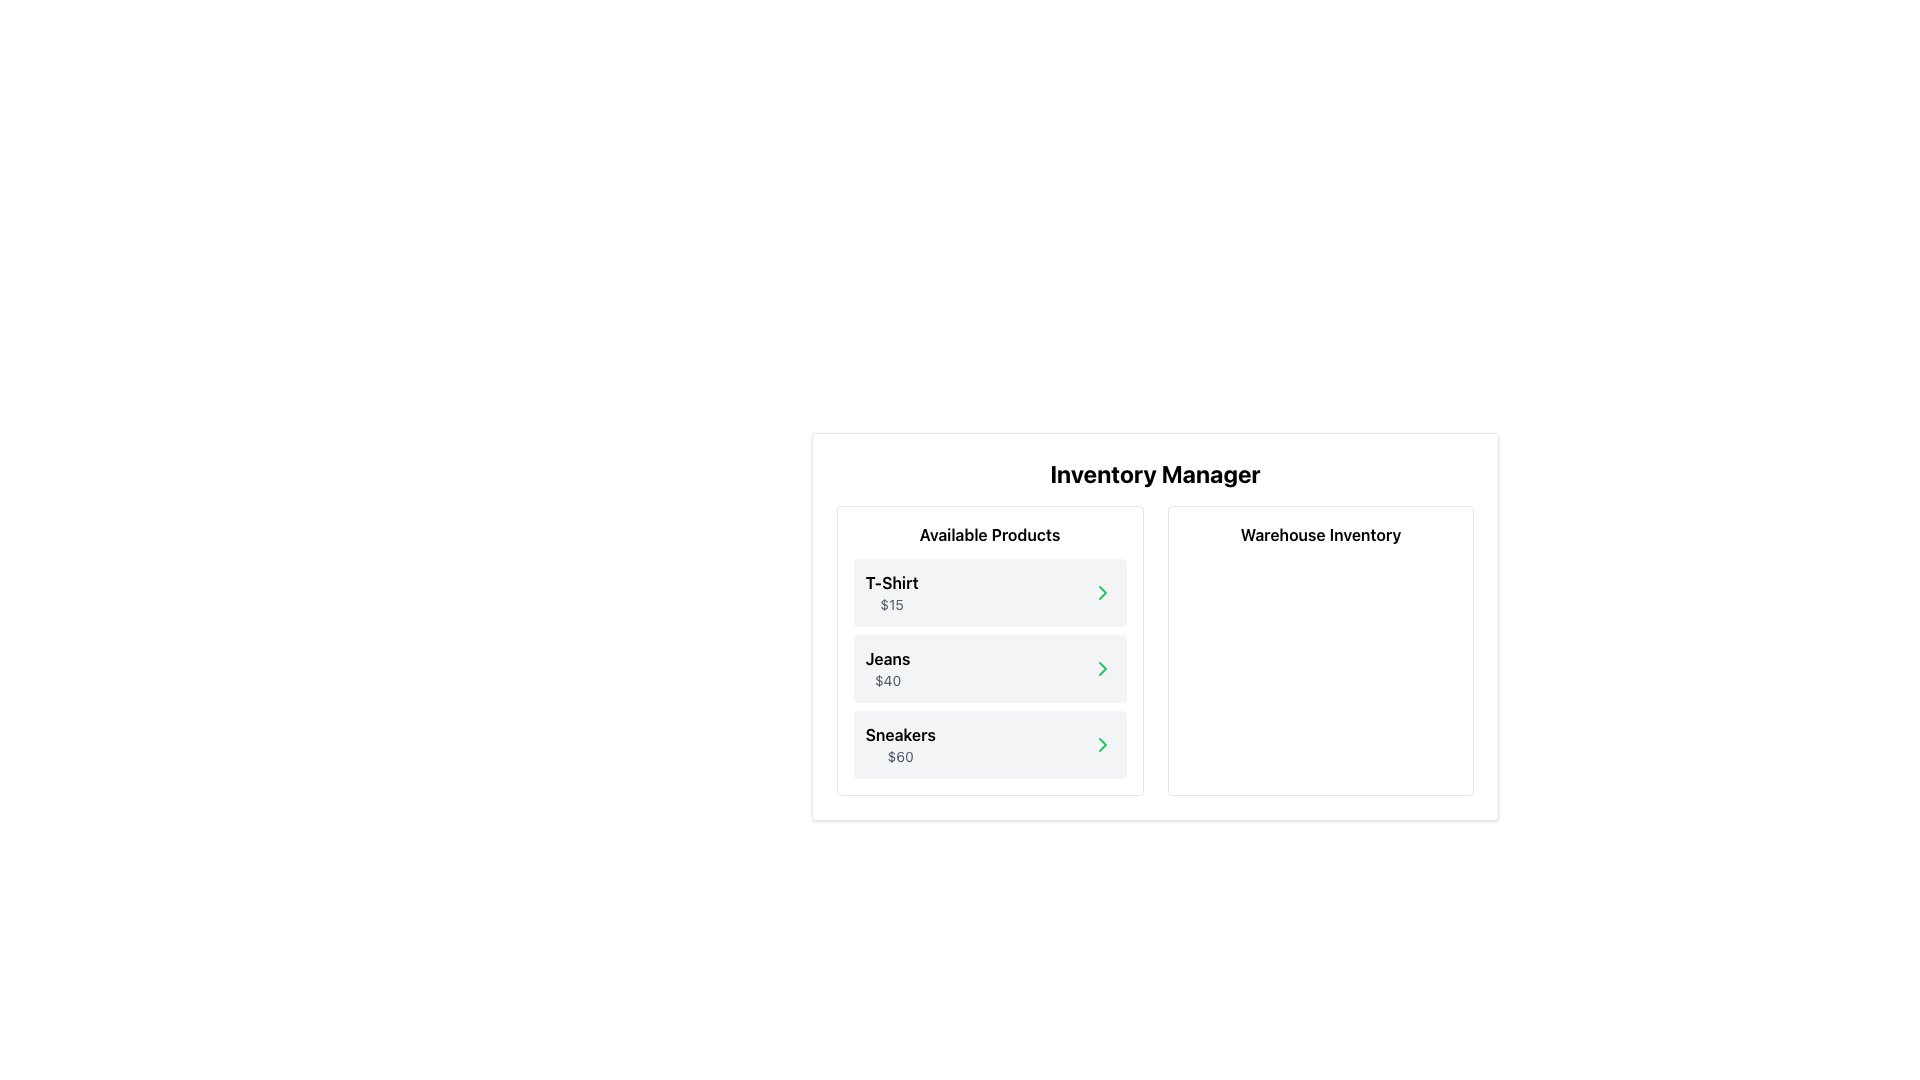 This screenshot has height=1080, width=1920. I want to click on the price label '$40' which is located below the product 'Jeans' in the 'Available Products' section, so click(887, 680).